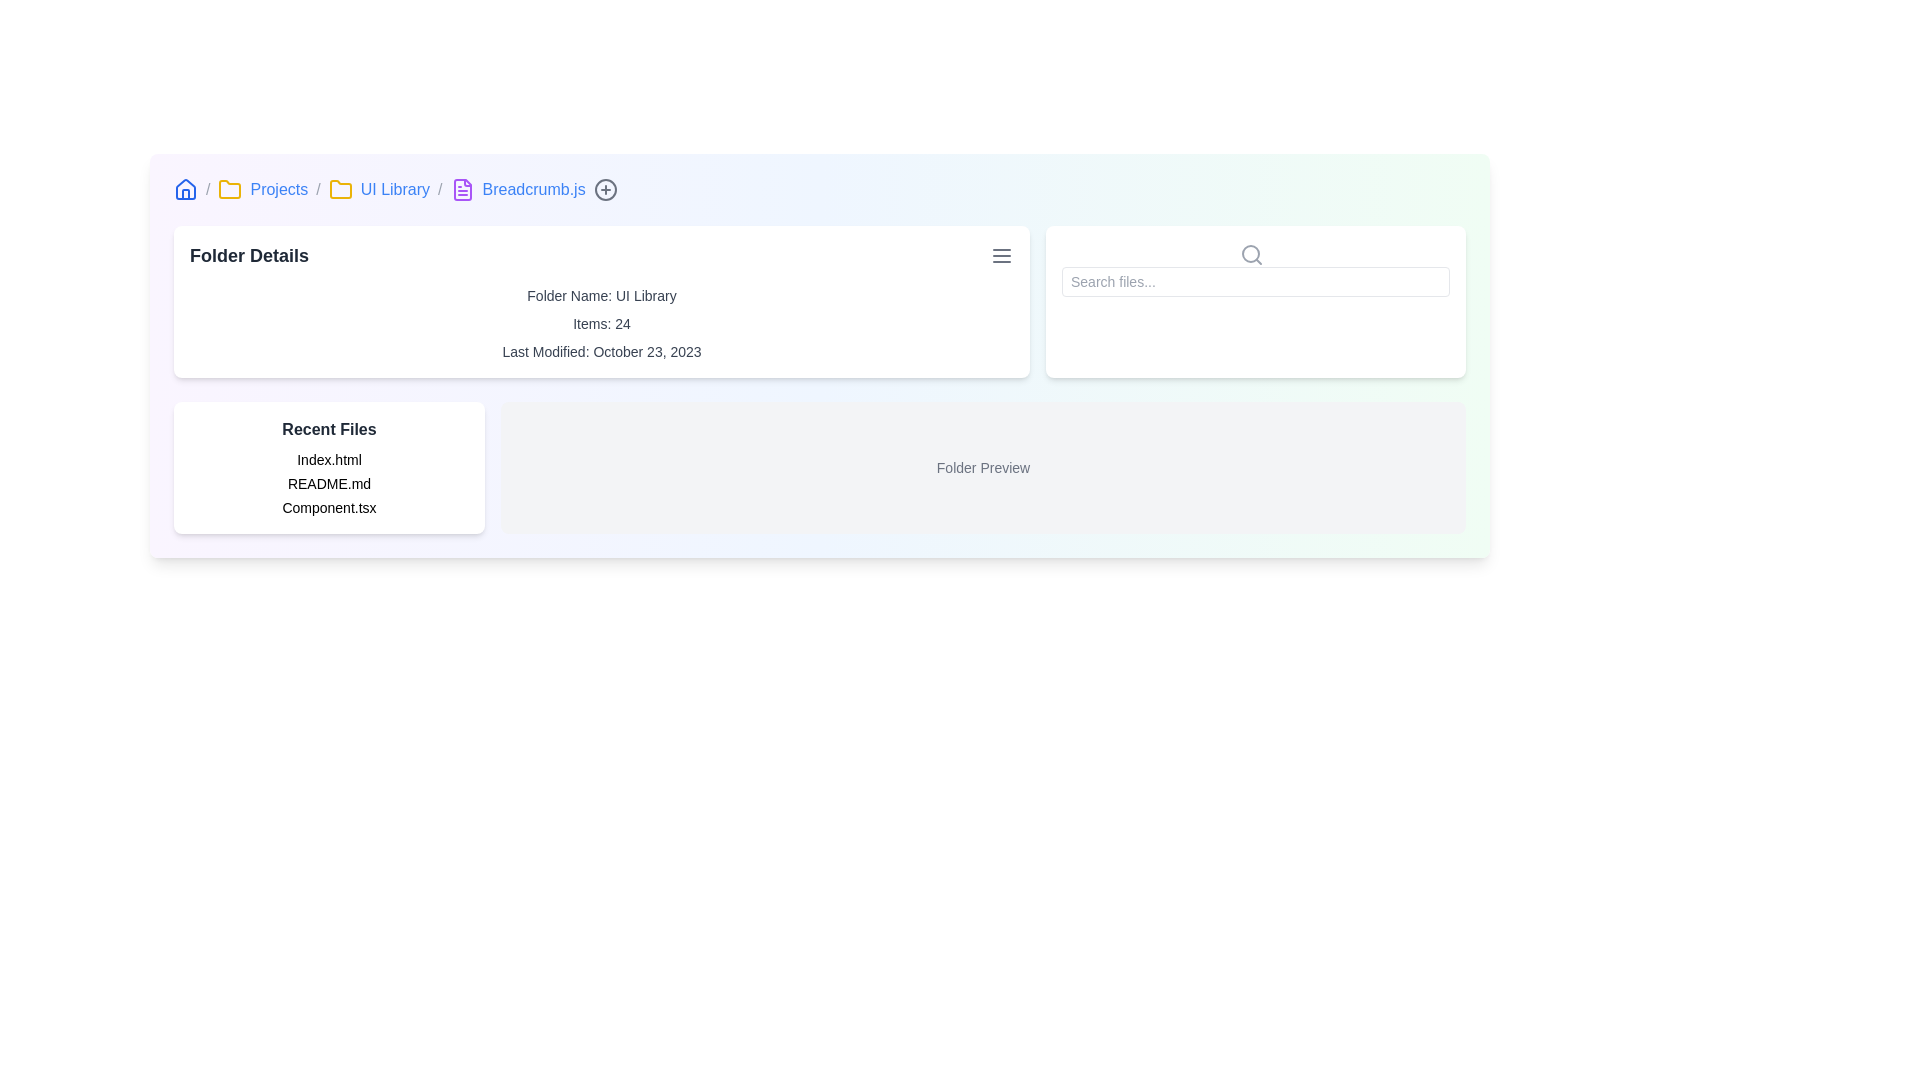 The width and height of the screenshot is (1920, 1080). What do you see at coordinates (329, 483) in the screenshot?
I see `the text label 'README.md' located in the 'Recent Files' section, which is the second item in a vertical list, positioned below 'Index.html' and above 'Component.tsx'` at bounding box center [329, 483].